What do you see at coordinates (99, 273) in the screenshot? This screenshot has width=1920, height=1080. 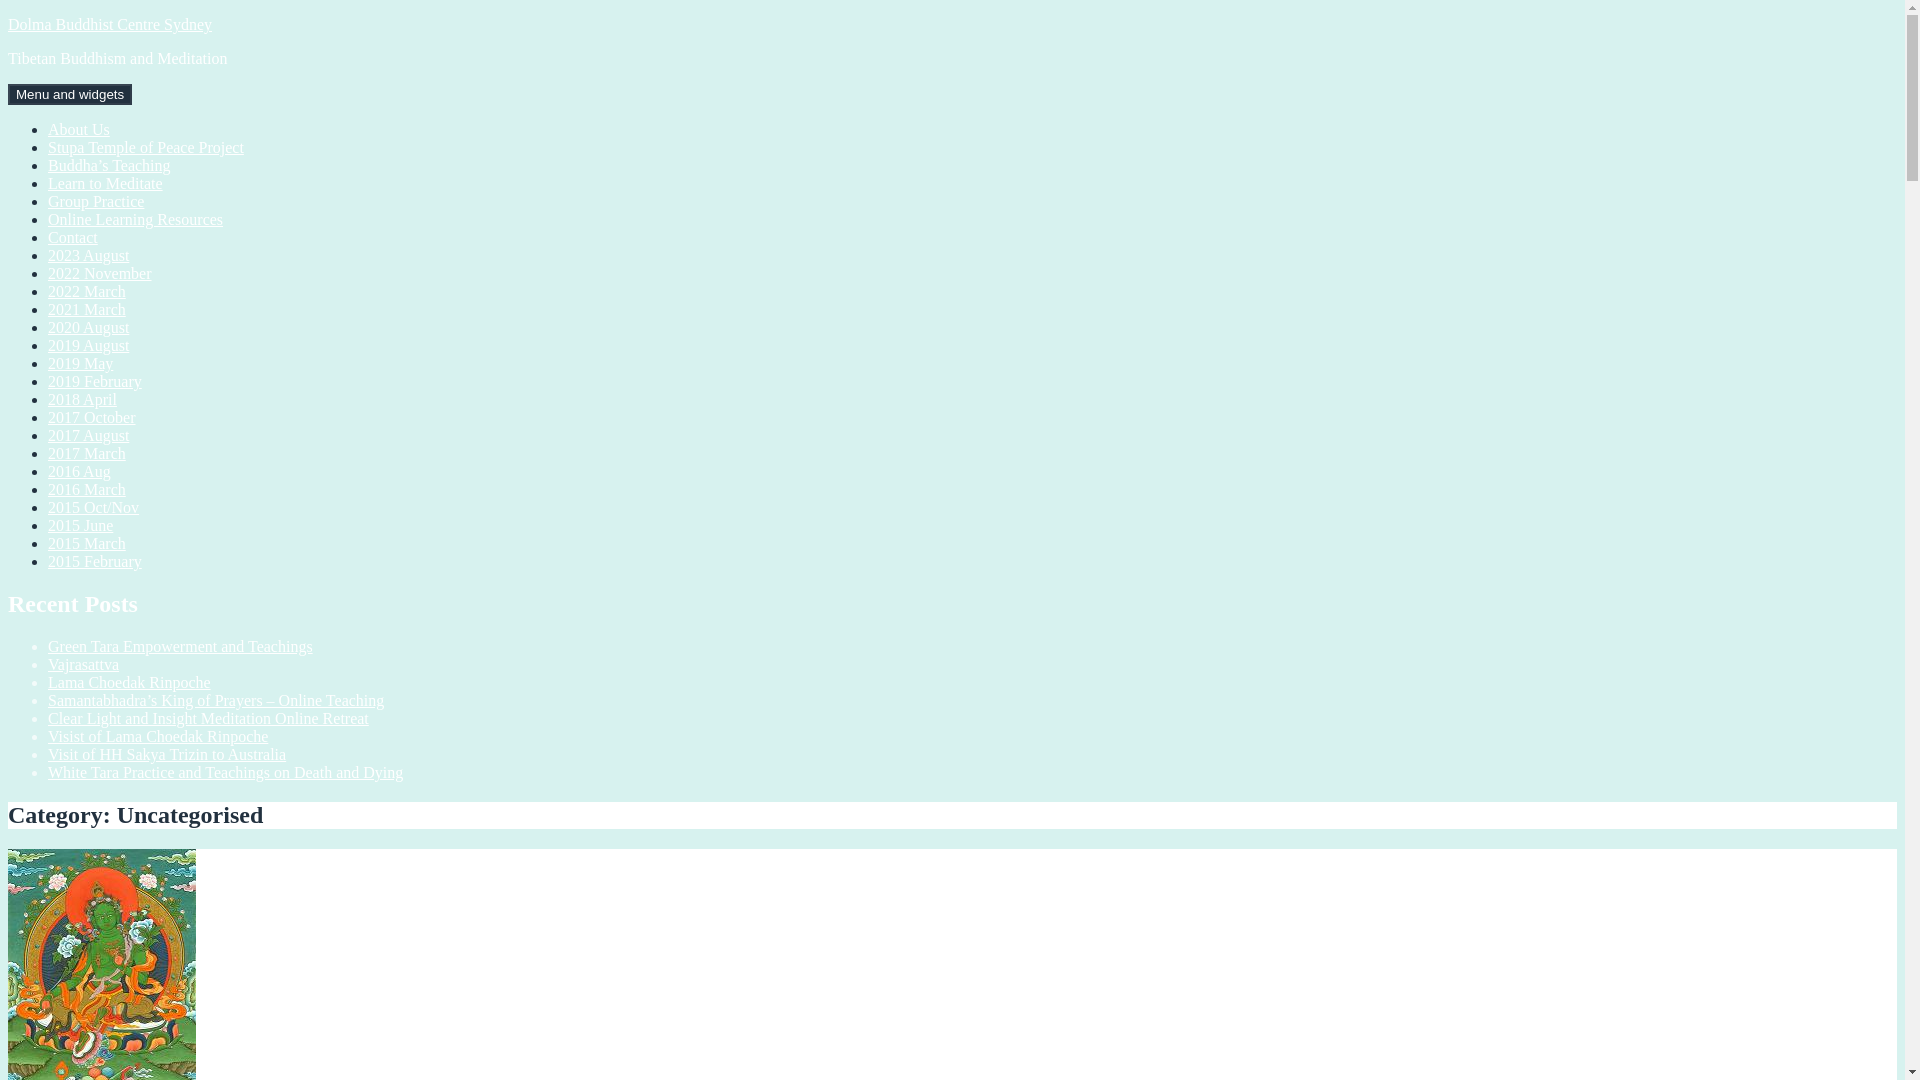 I see `'2022 November'` at bounding box center [99, 273].